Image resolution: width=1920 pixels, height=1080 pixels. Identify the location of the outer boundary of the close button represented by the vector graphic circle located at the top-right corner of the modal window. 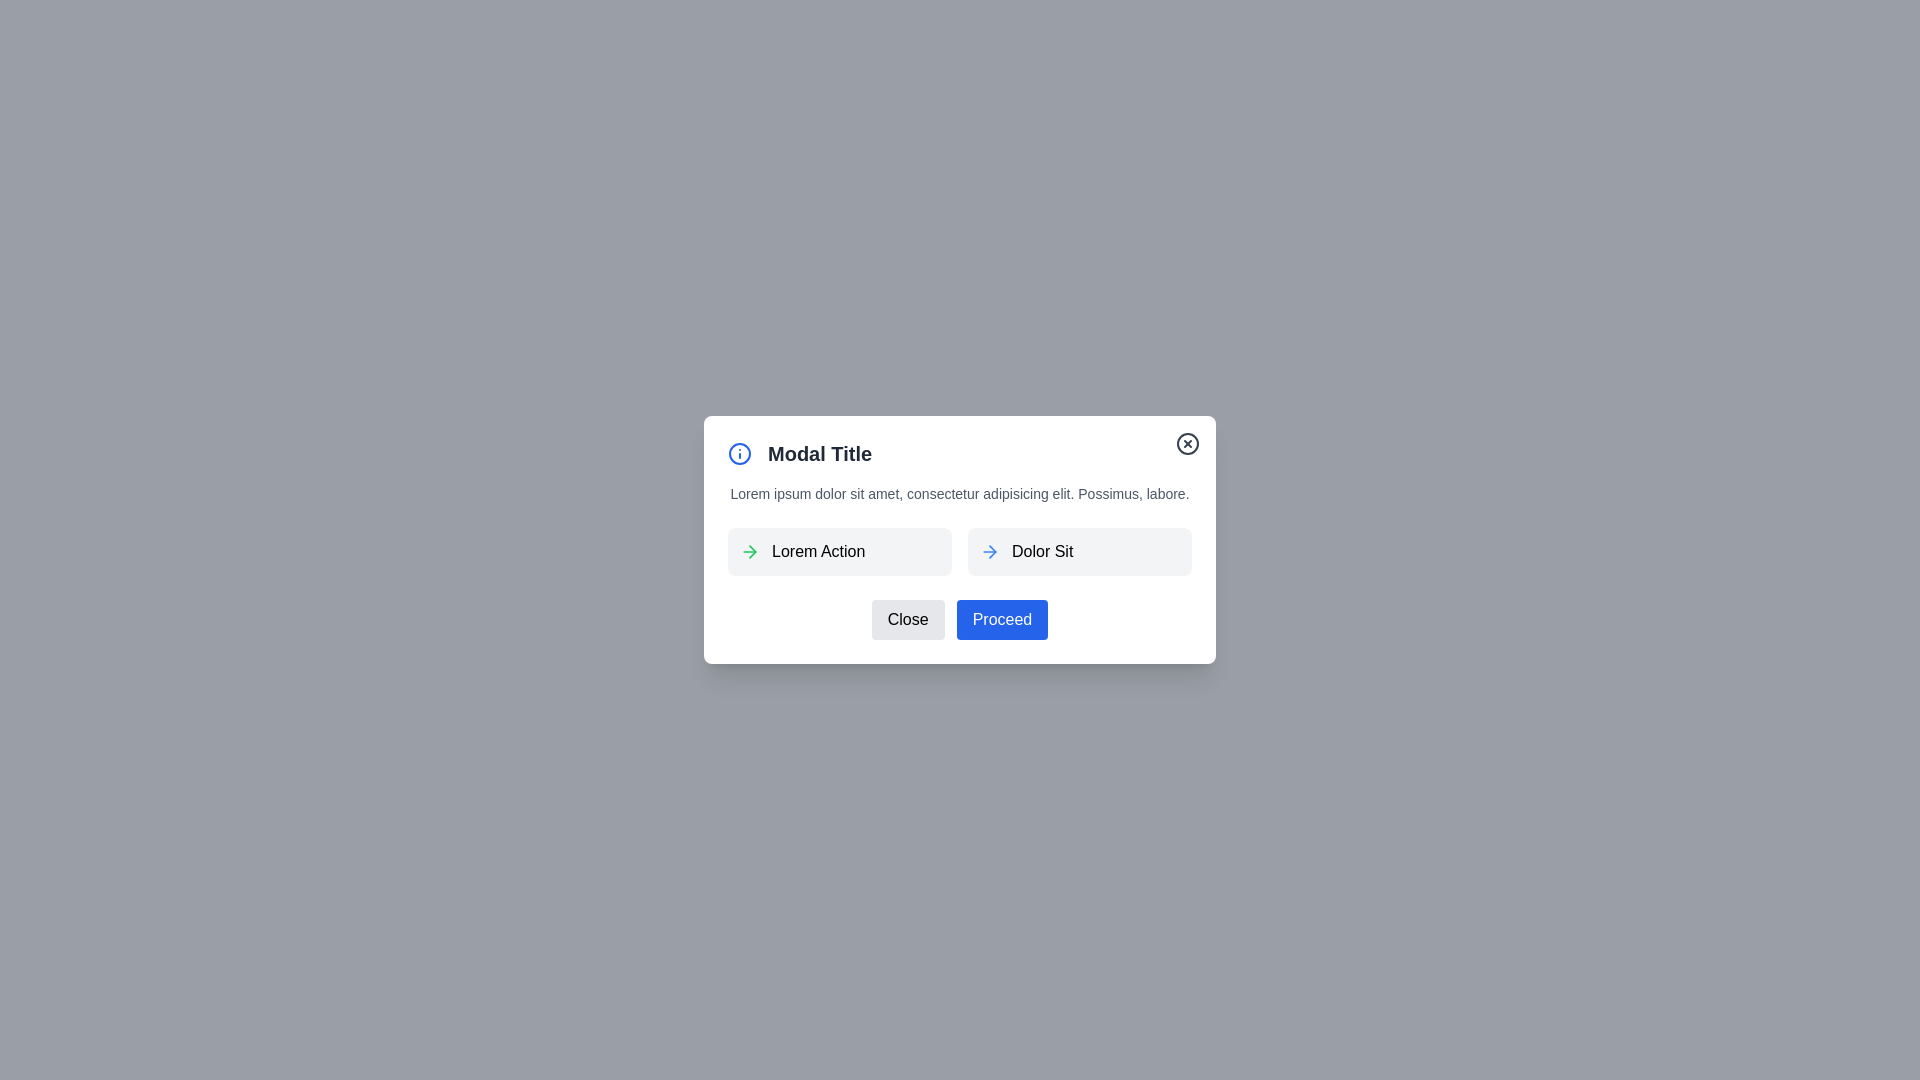
(1188, 442).